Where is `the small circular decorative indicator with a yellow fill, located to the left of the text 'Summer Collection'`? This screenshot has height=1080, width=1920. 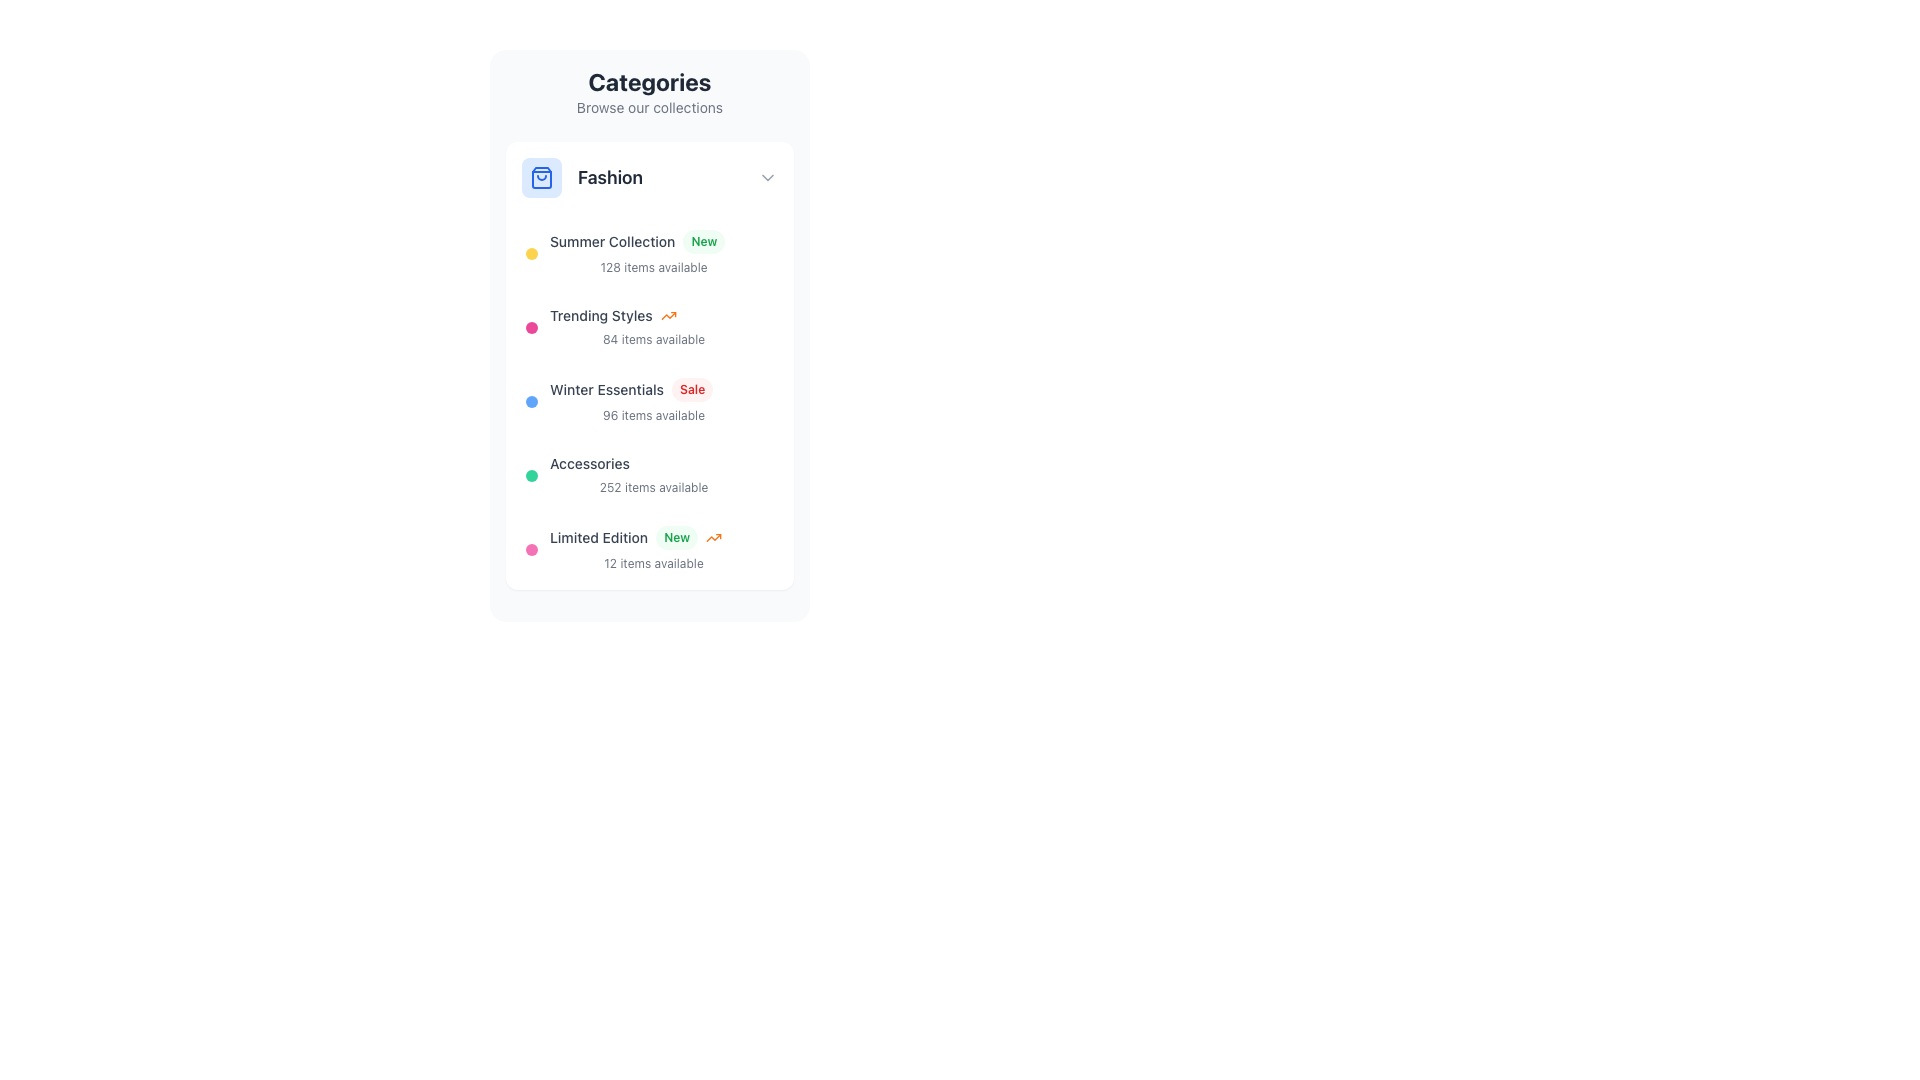 the small circular decorative indicator with a yellow fill, located to the left of the text 'Summer Collection' is located at coordinates (532, 253).